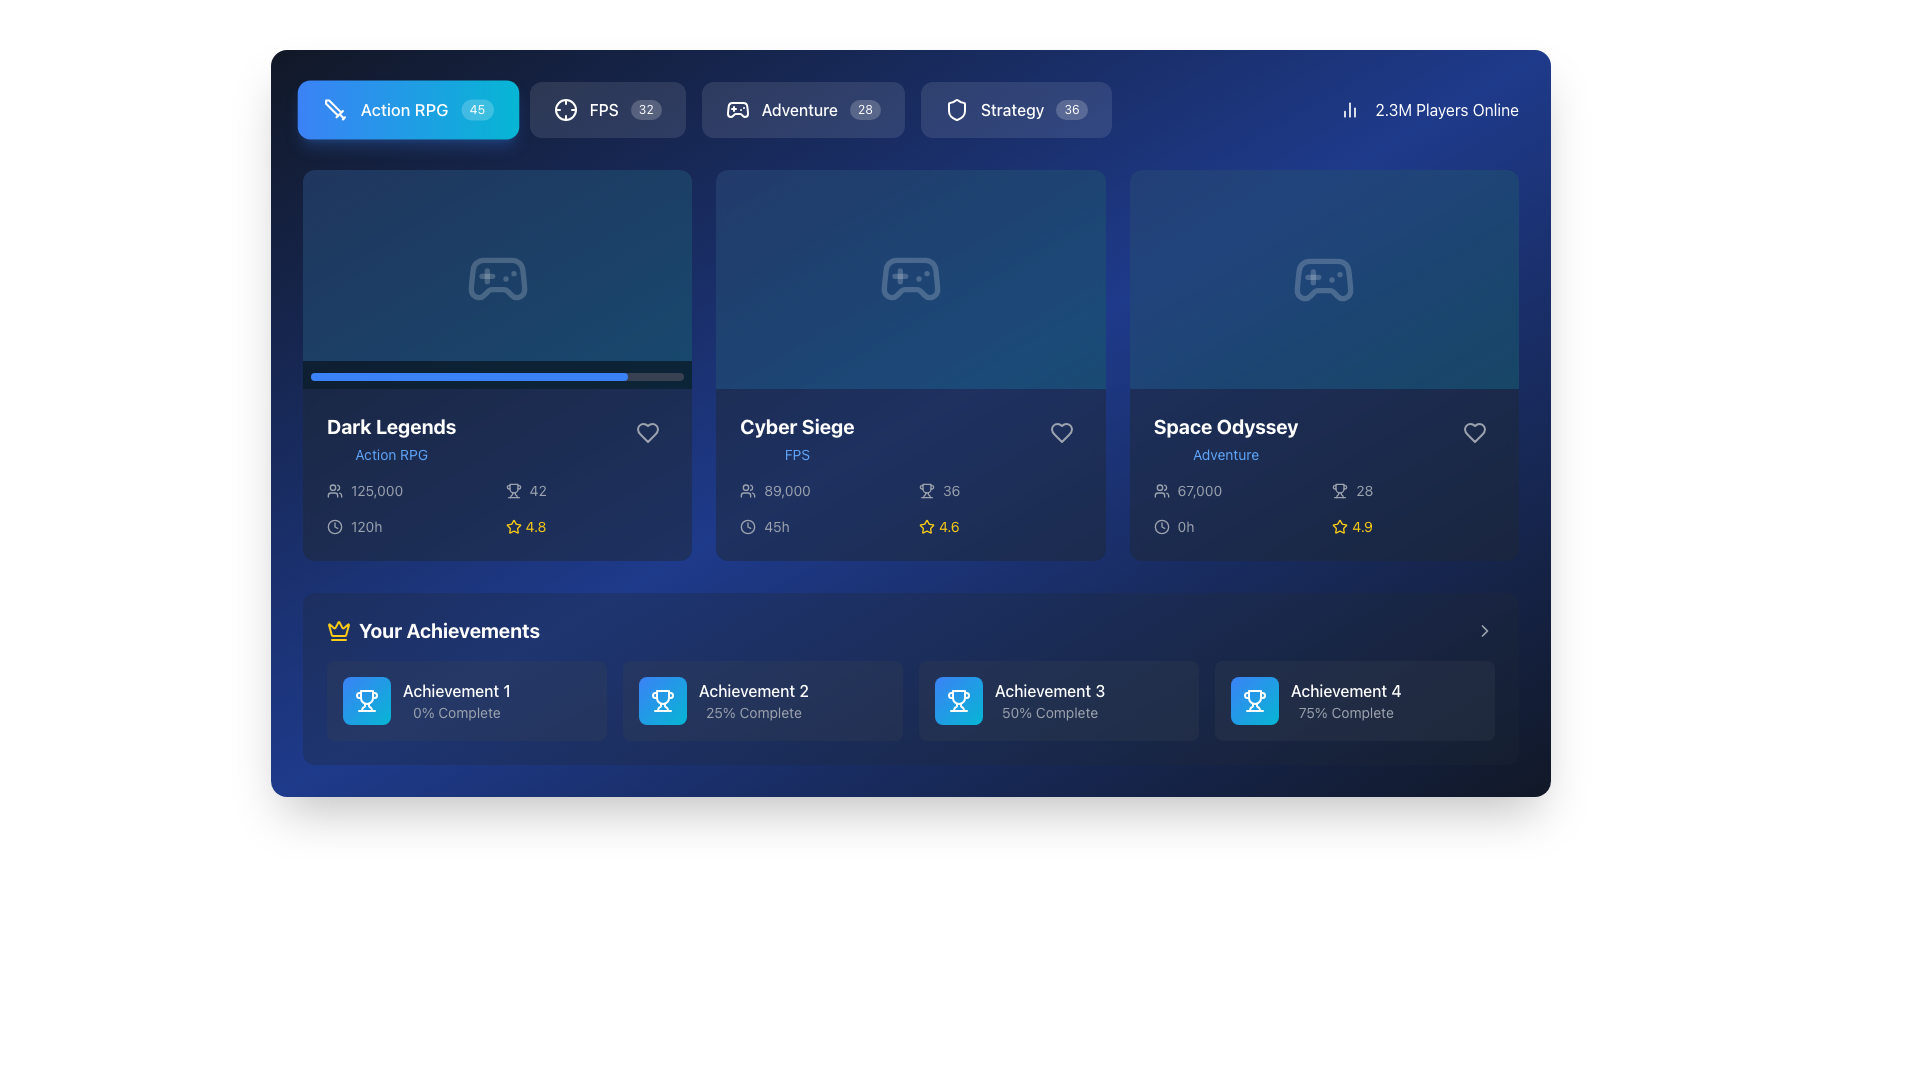 This screenshot has height=1080, width=1920. I want to click on the text label displaying '0% Complete', which is positioned beneath the title 'Achievement 1' in the lower part of the achievement card area, so click(455, 712).